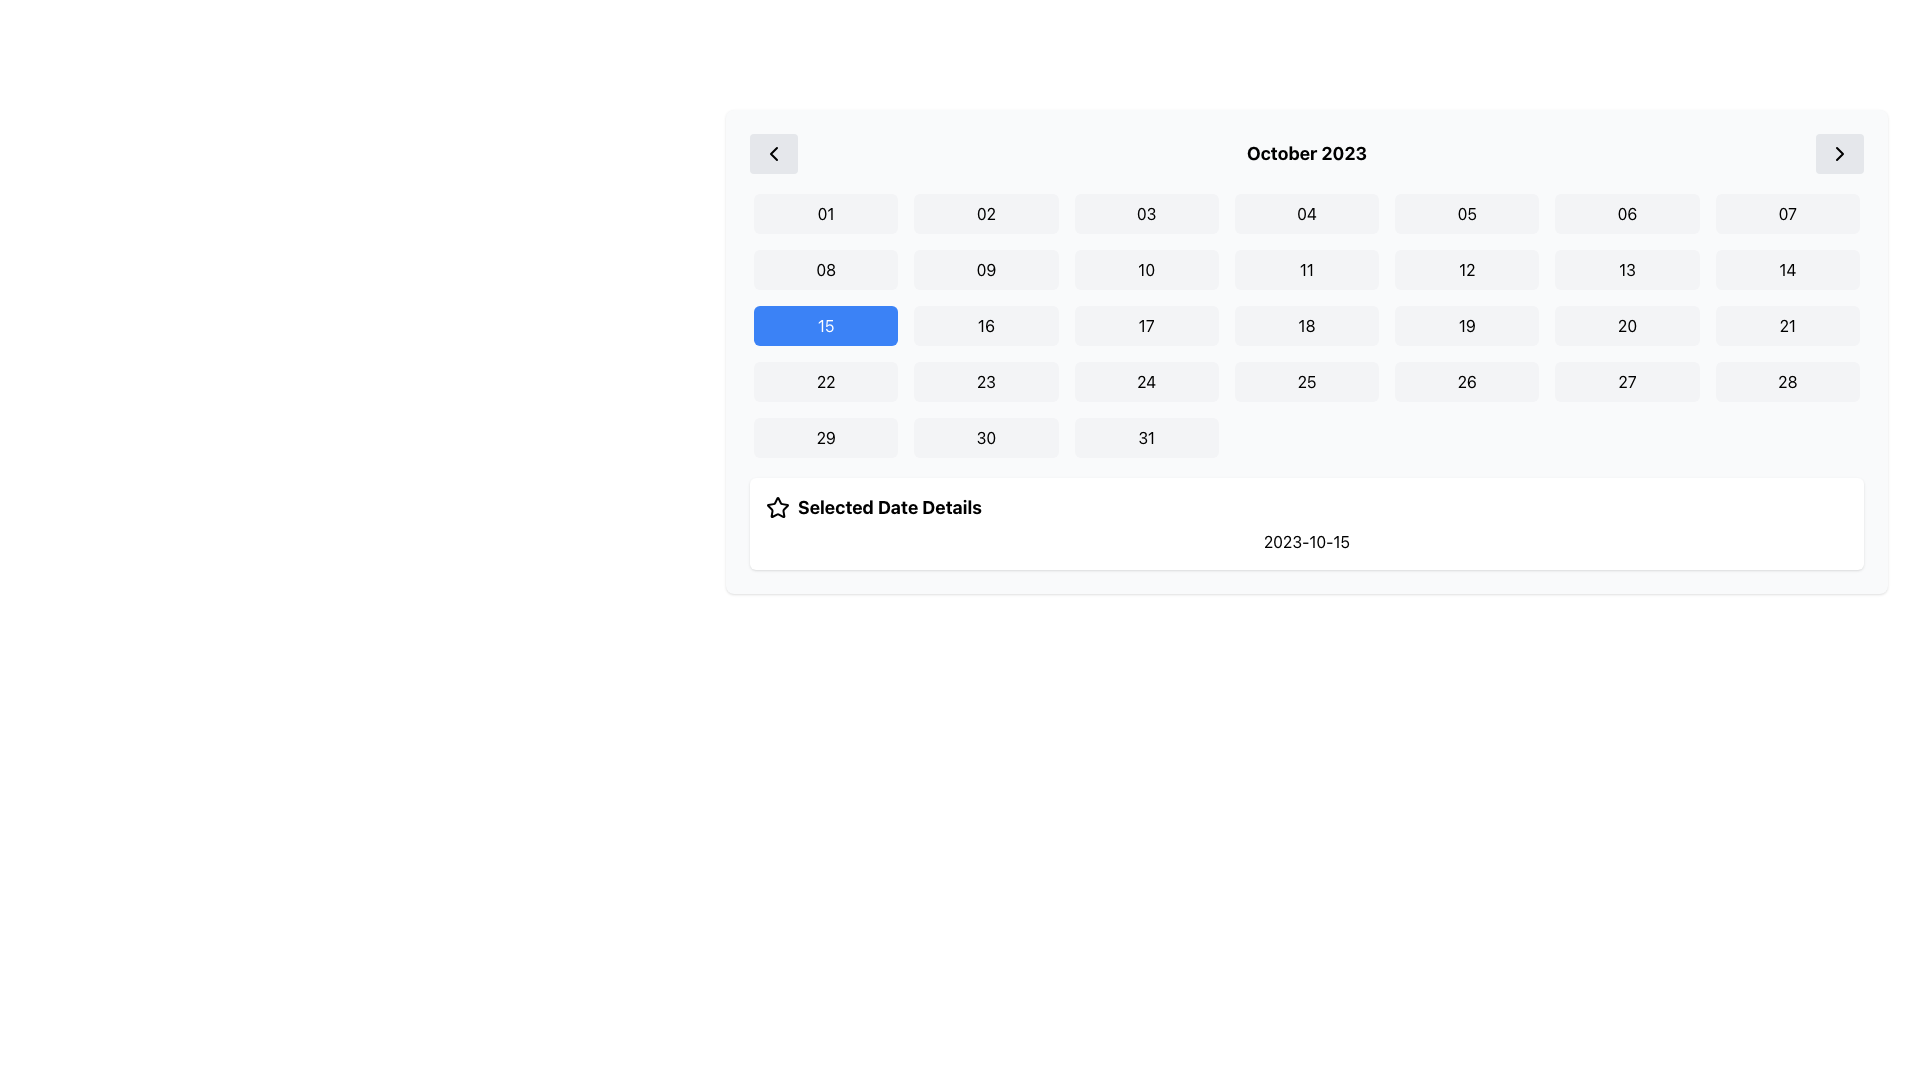 The width and height of the screenshot is (1920, 1080). I want to click on the small rectangular button with a light gray background and rounded corners, featuring a left-pointing chevron icon, located to the left of the text 'October 2023' in the top-left corner of the calendar interface, so click(772, 153).